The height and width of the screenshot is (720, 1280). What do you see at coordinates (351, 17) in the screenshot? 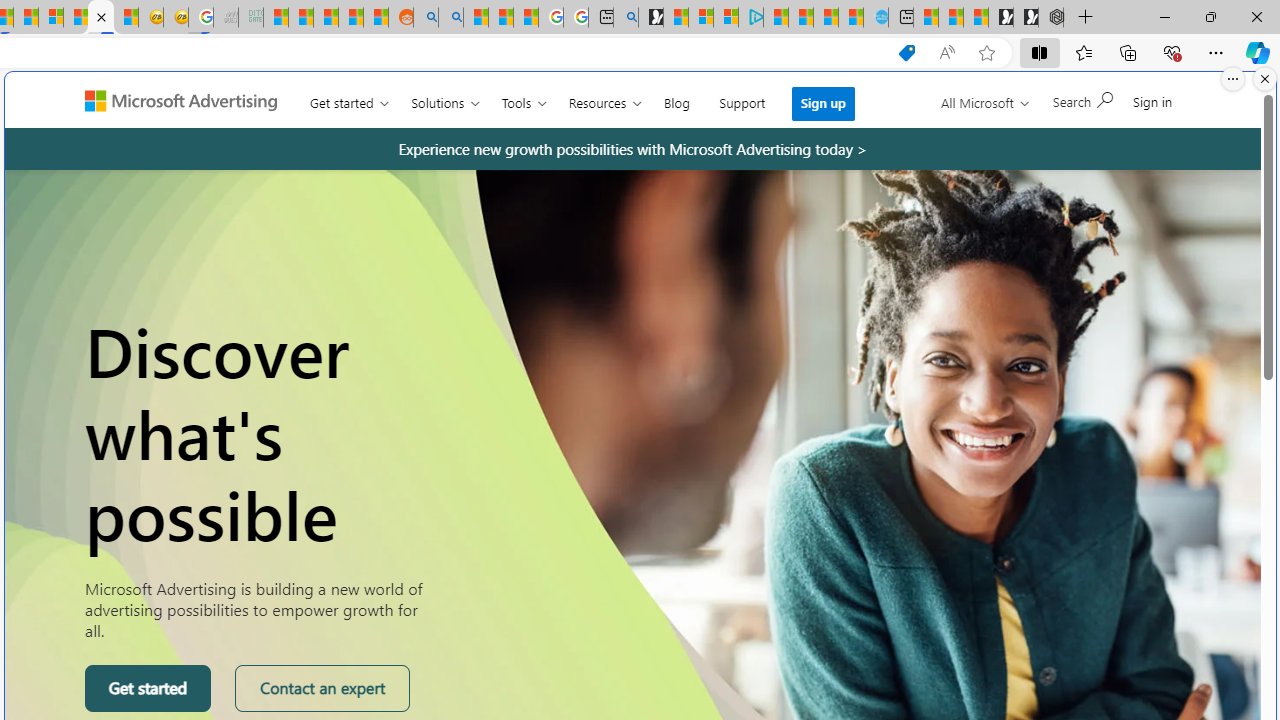
I see `'Student Loan Update: Forgiveness Program Ends This Month'` at bounding box center [351, 17].